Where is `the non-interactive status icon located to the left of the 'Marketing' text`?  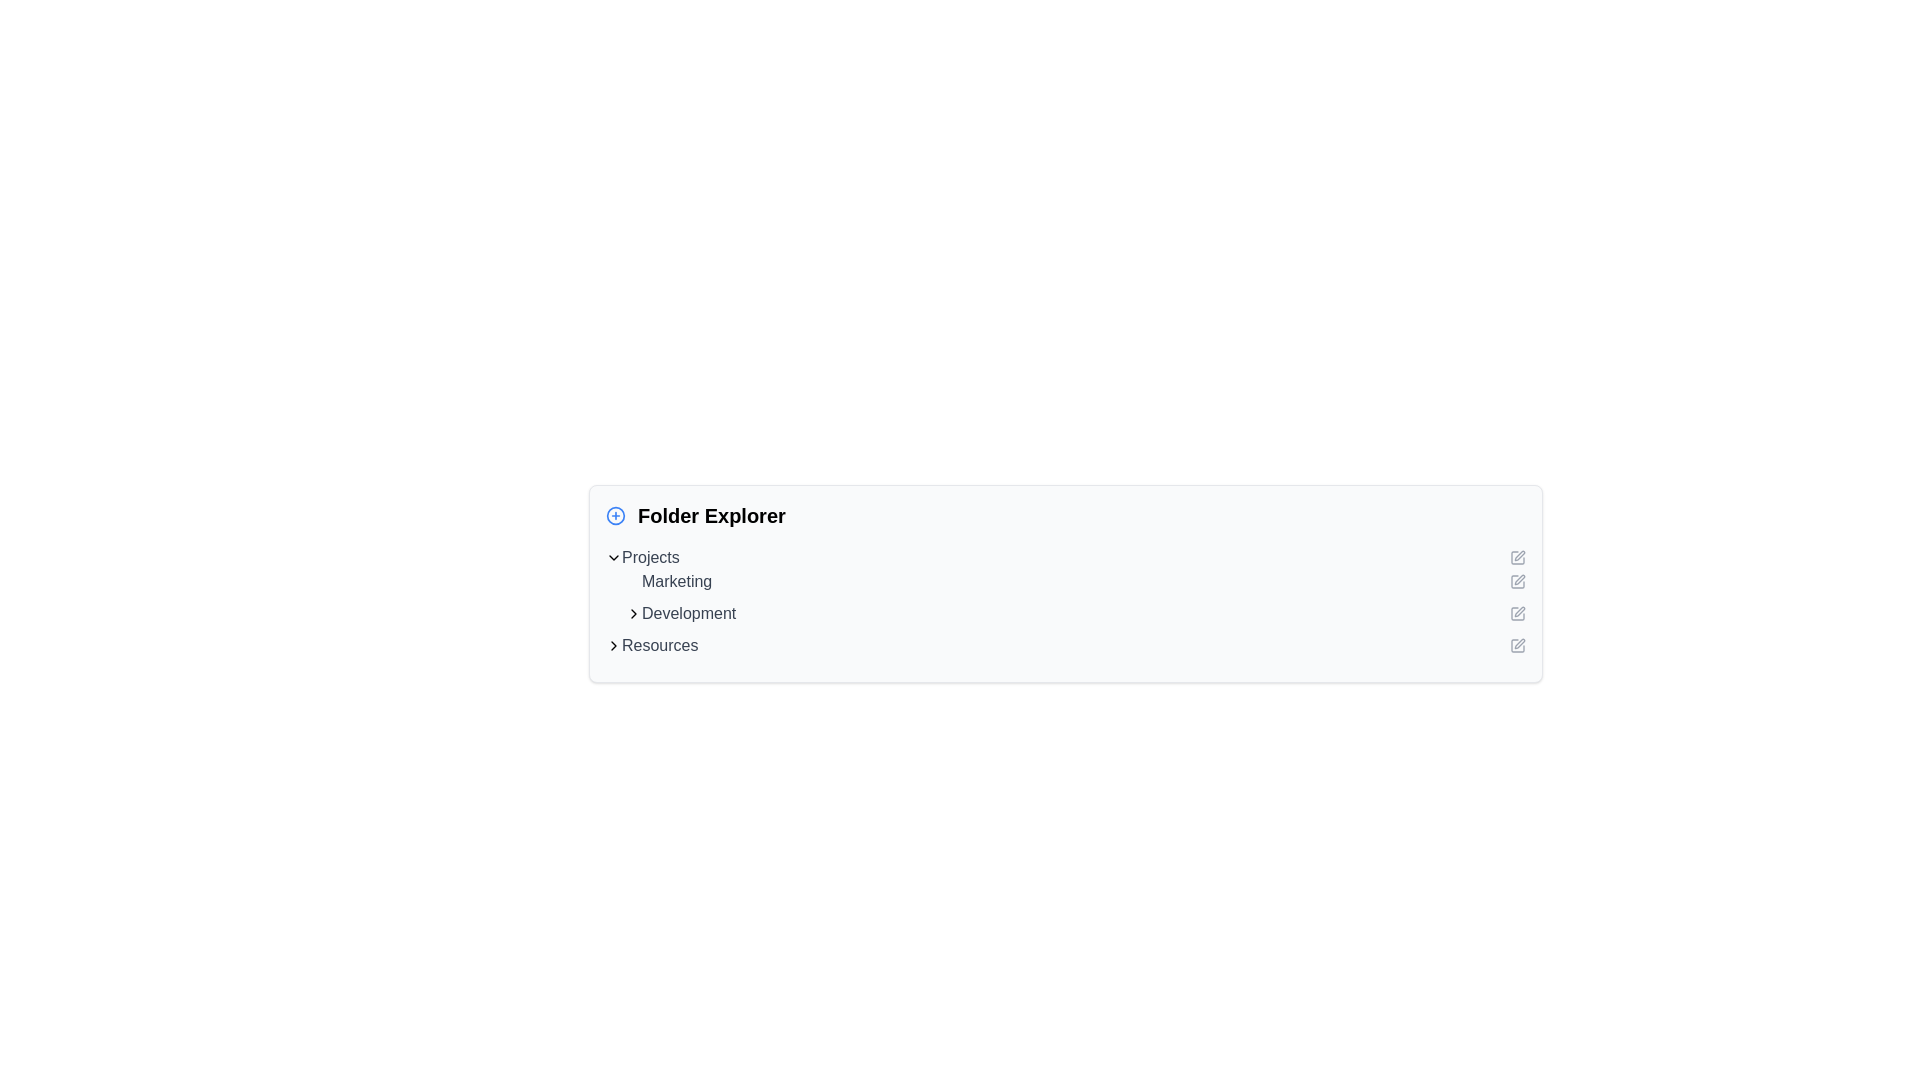
the non-interactive status icon located to the left of the 'Marketing' text is located at coordinates (632, 582).